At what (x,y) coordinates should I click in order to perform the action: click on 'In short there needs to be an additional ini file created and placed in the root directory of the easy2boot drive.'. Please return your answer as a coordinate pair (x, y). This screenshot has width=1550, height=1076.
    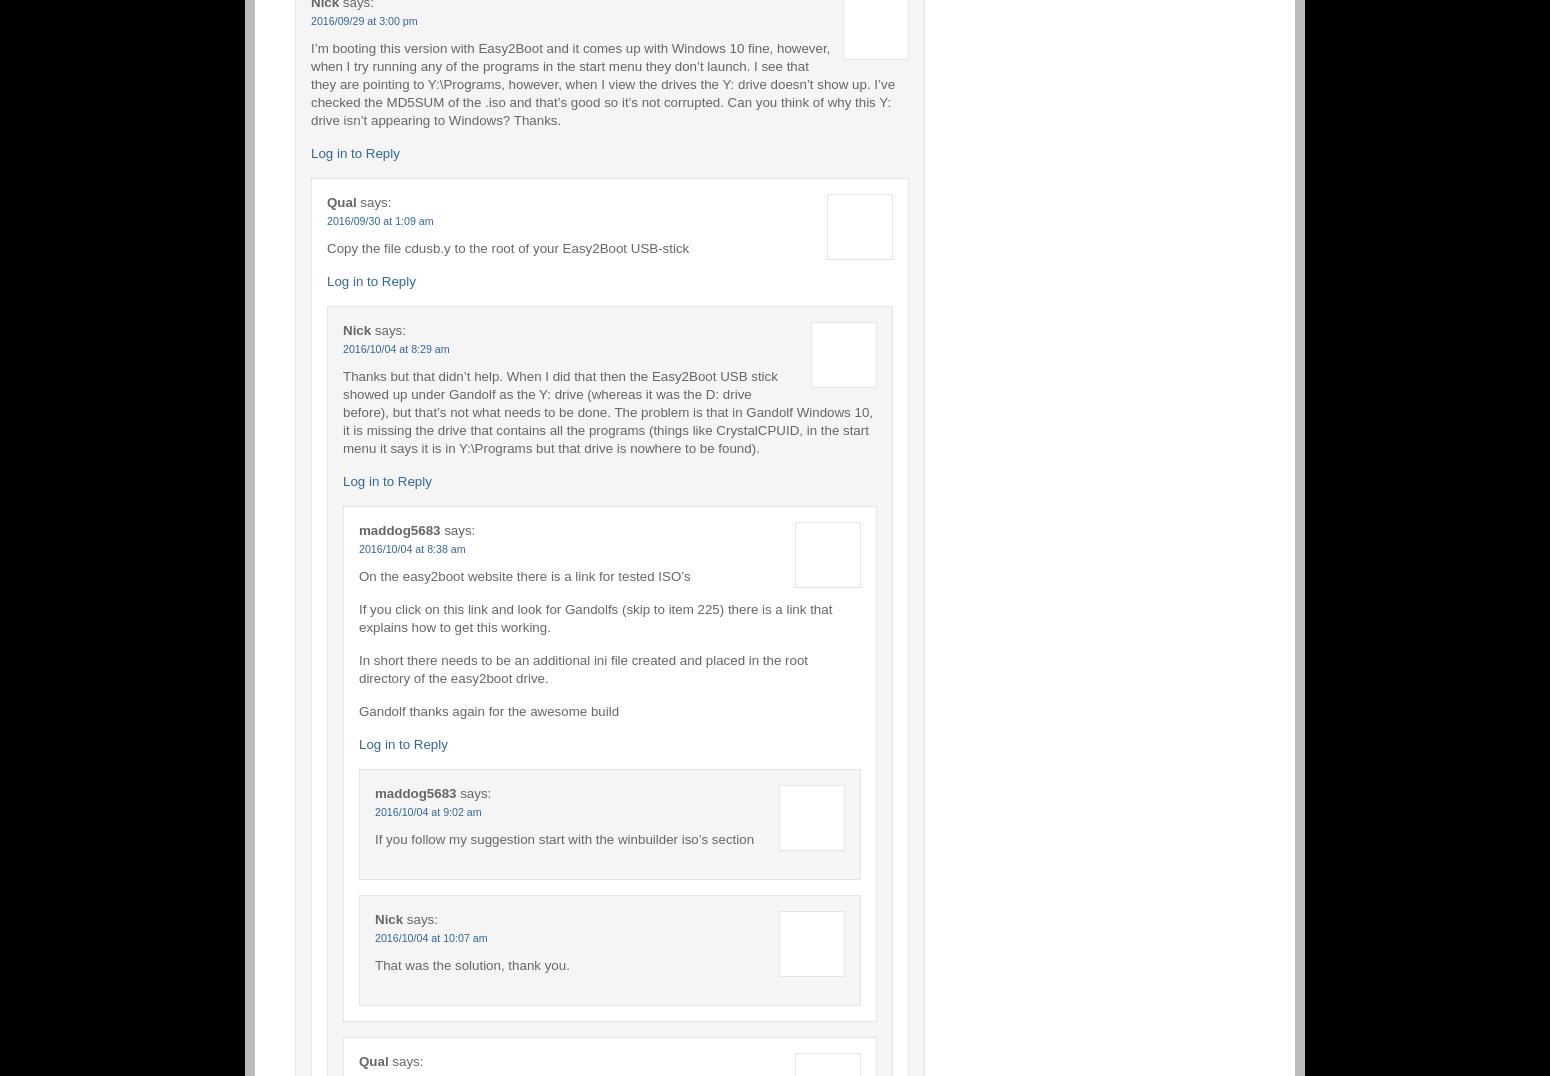
    Looking at the image, I should click on (583, 667).